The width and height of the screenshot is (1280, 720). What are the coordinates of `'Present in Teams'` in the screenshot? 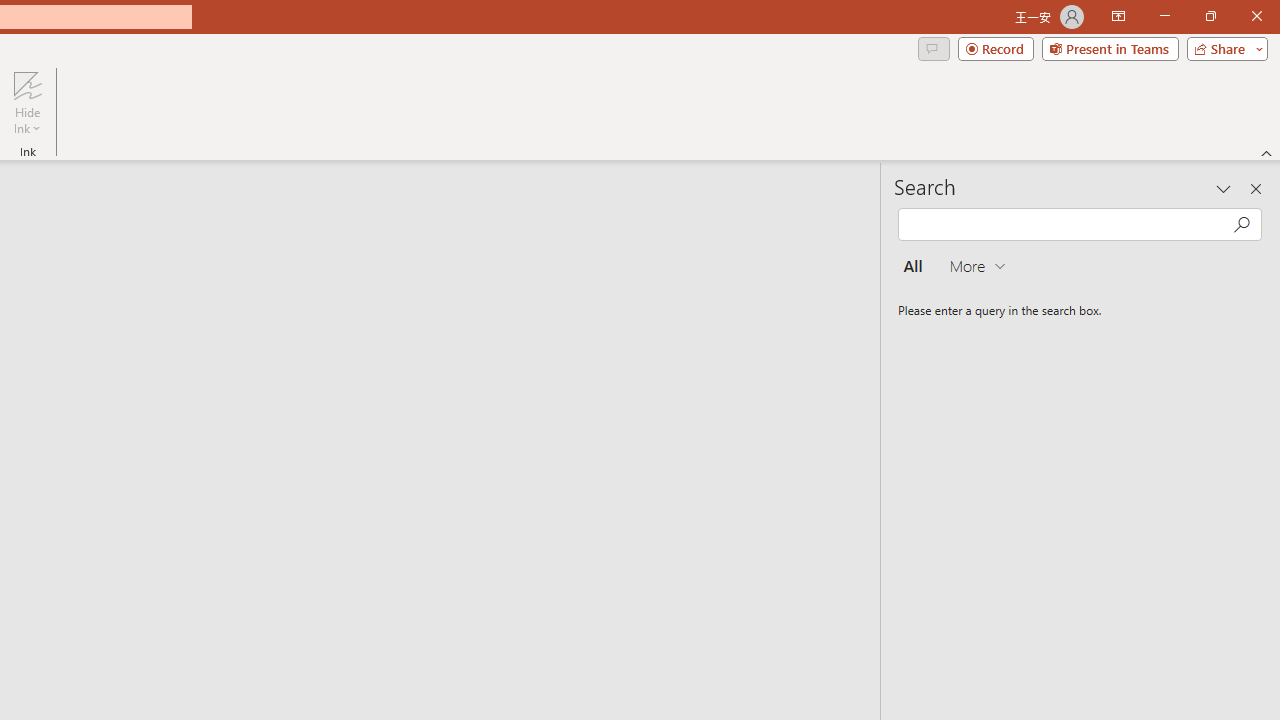 It's located at (1109, 47).